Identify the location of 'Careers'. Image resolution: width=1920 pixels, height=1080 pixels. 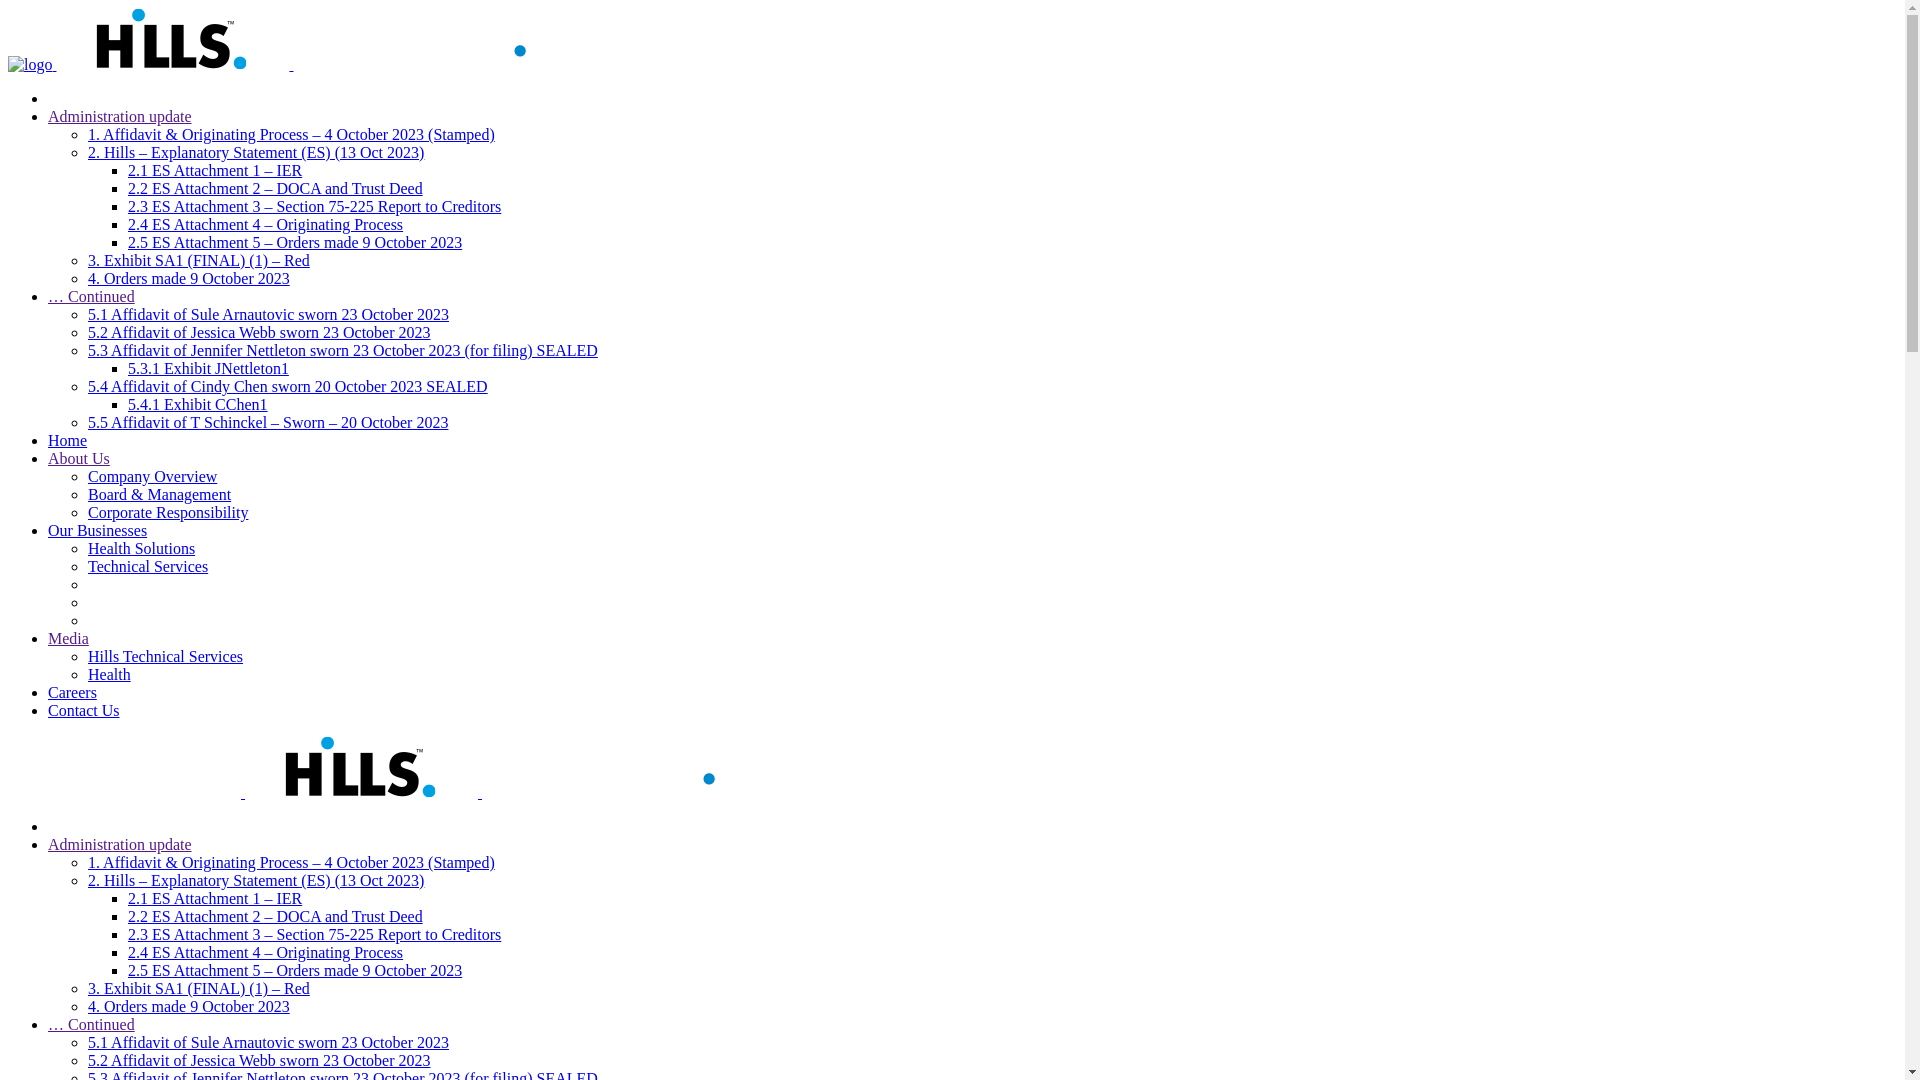
(72, 691).